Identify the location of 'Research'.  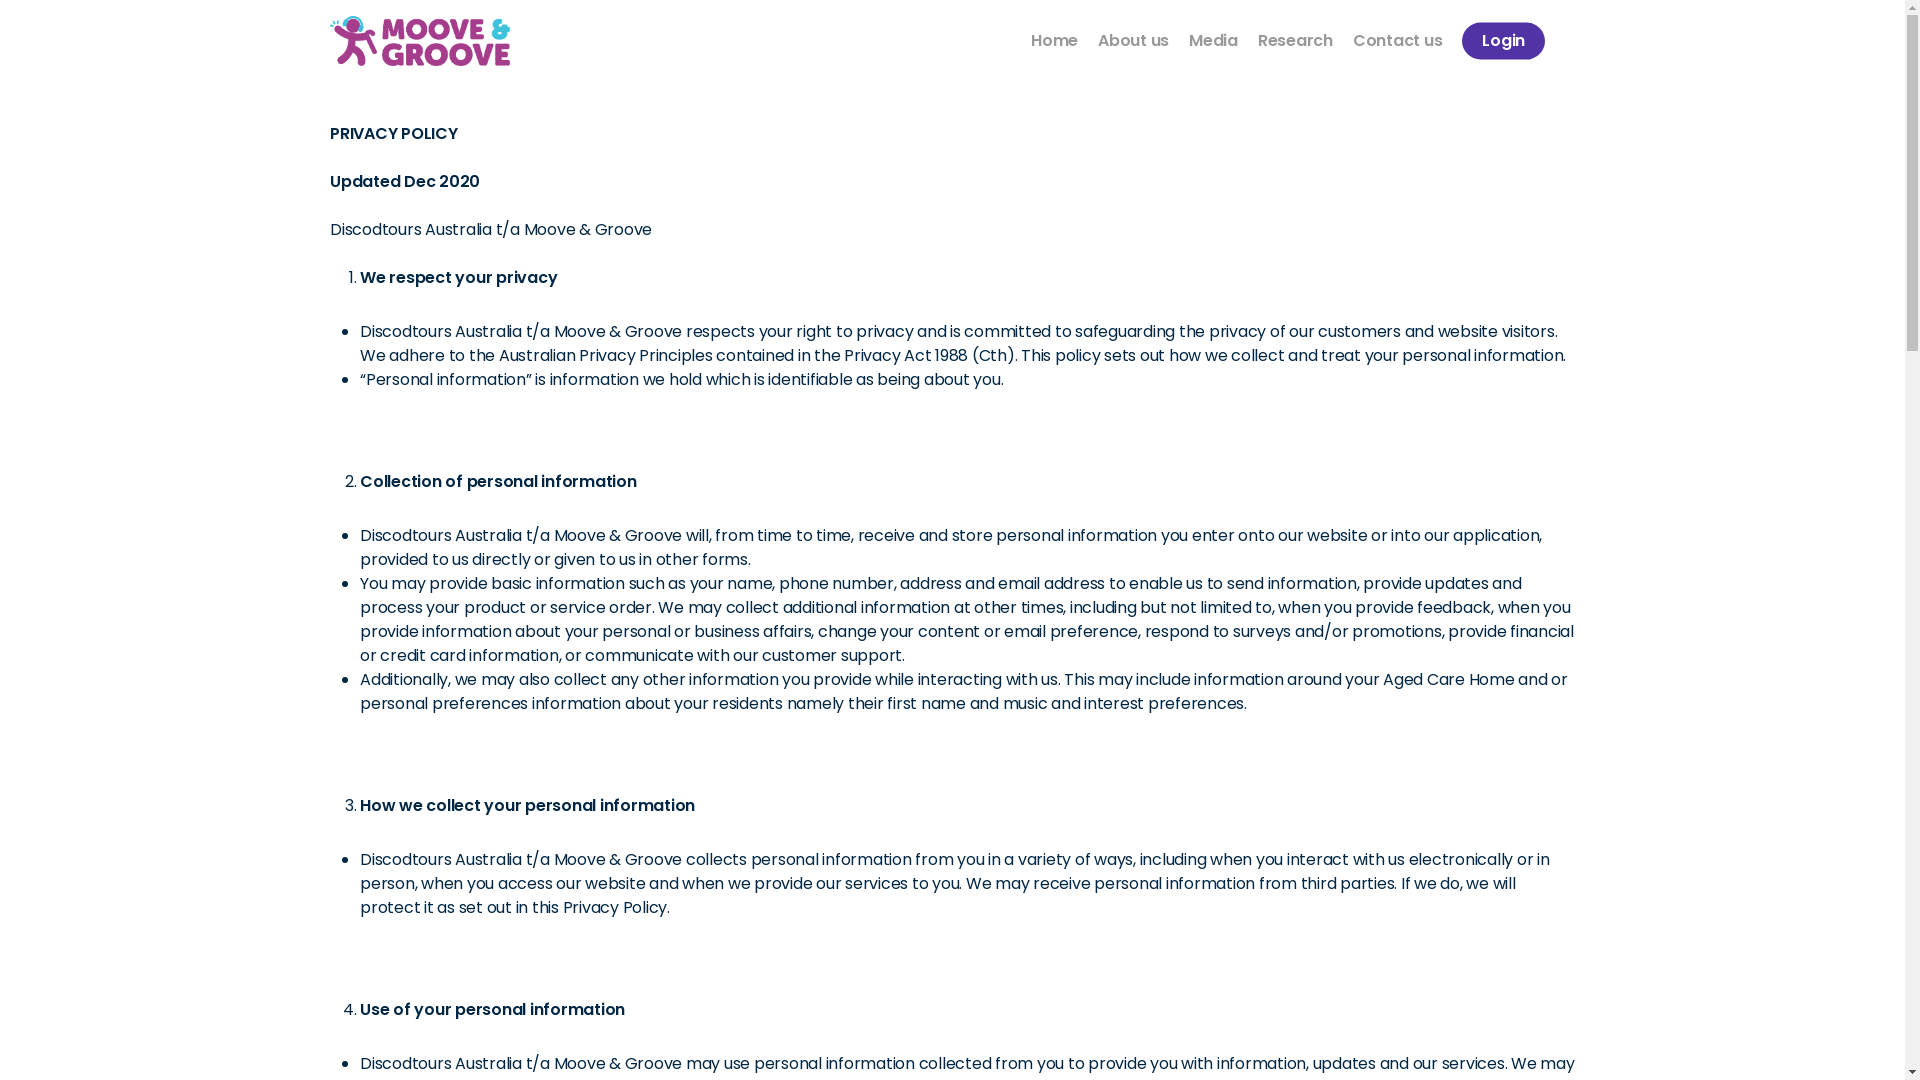
(1256, 41).